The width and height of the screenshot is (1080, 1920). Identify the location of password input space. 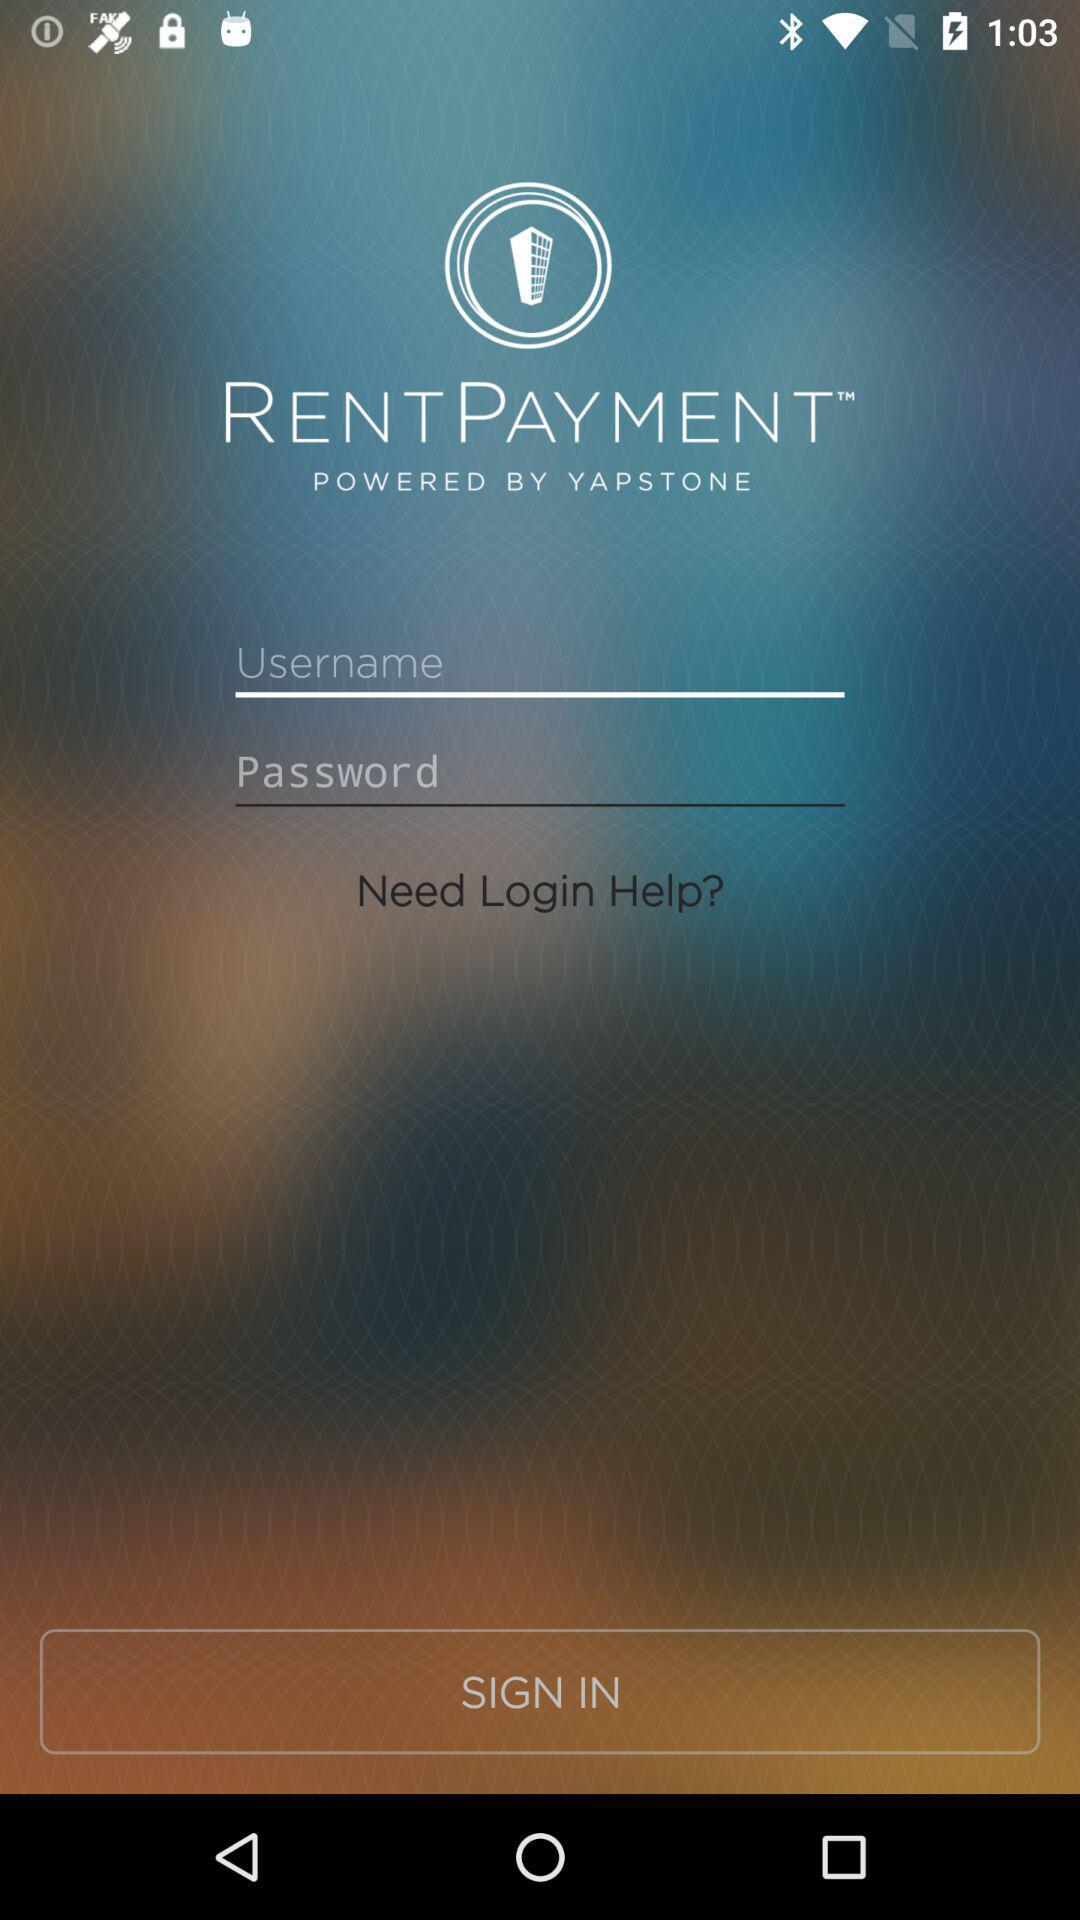
(540, 770).